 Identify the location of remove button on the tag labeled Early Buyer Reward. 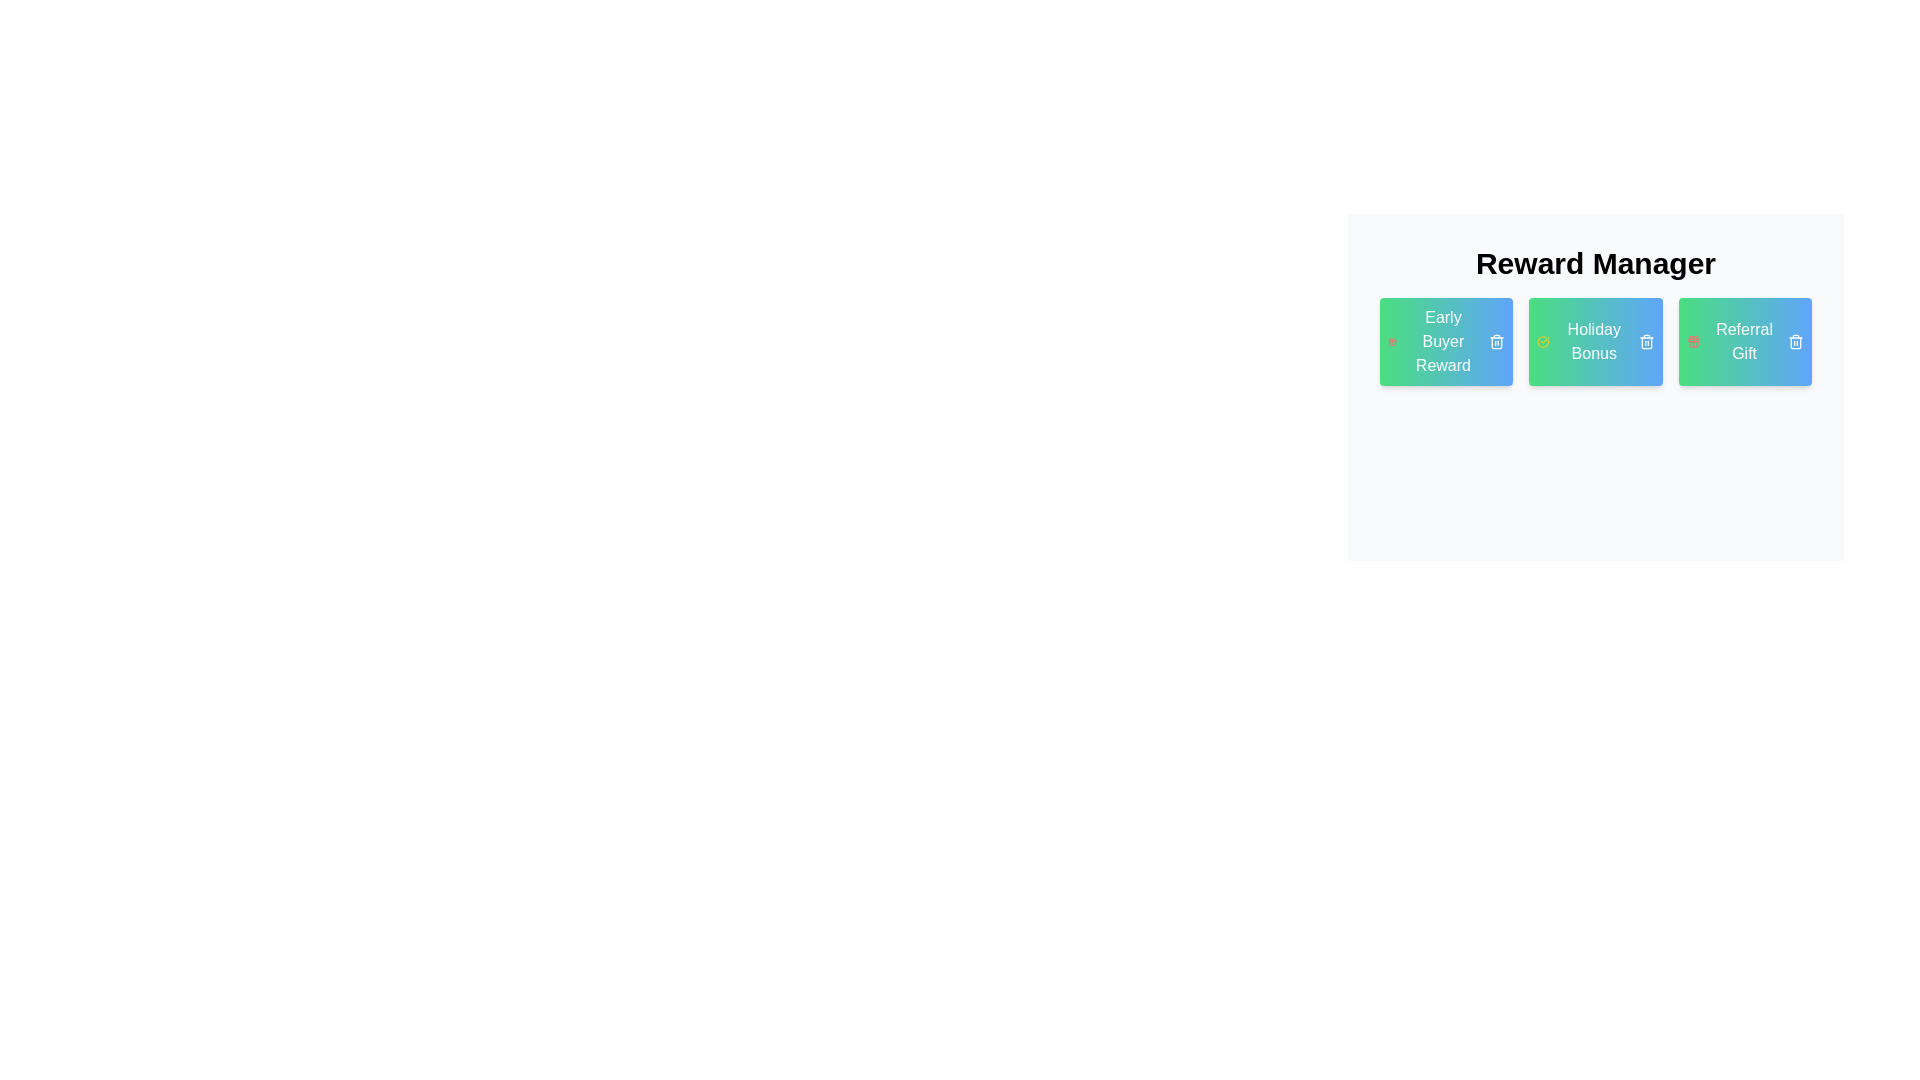
(1497, 341).